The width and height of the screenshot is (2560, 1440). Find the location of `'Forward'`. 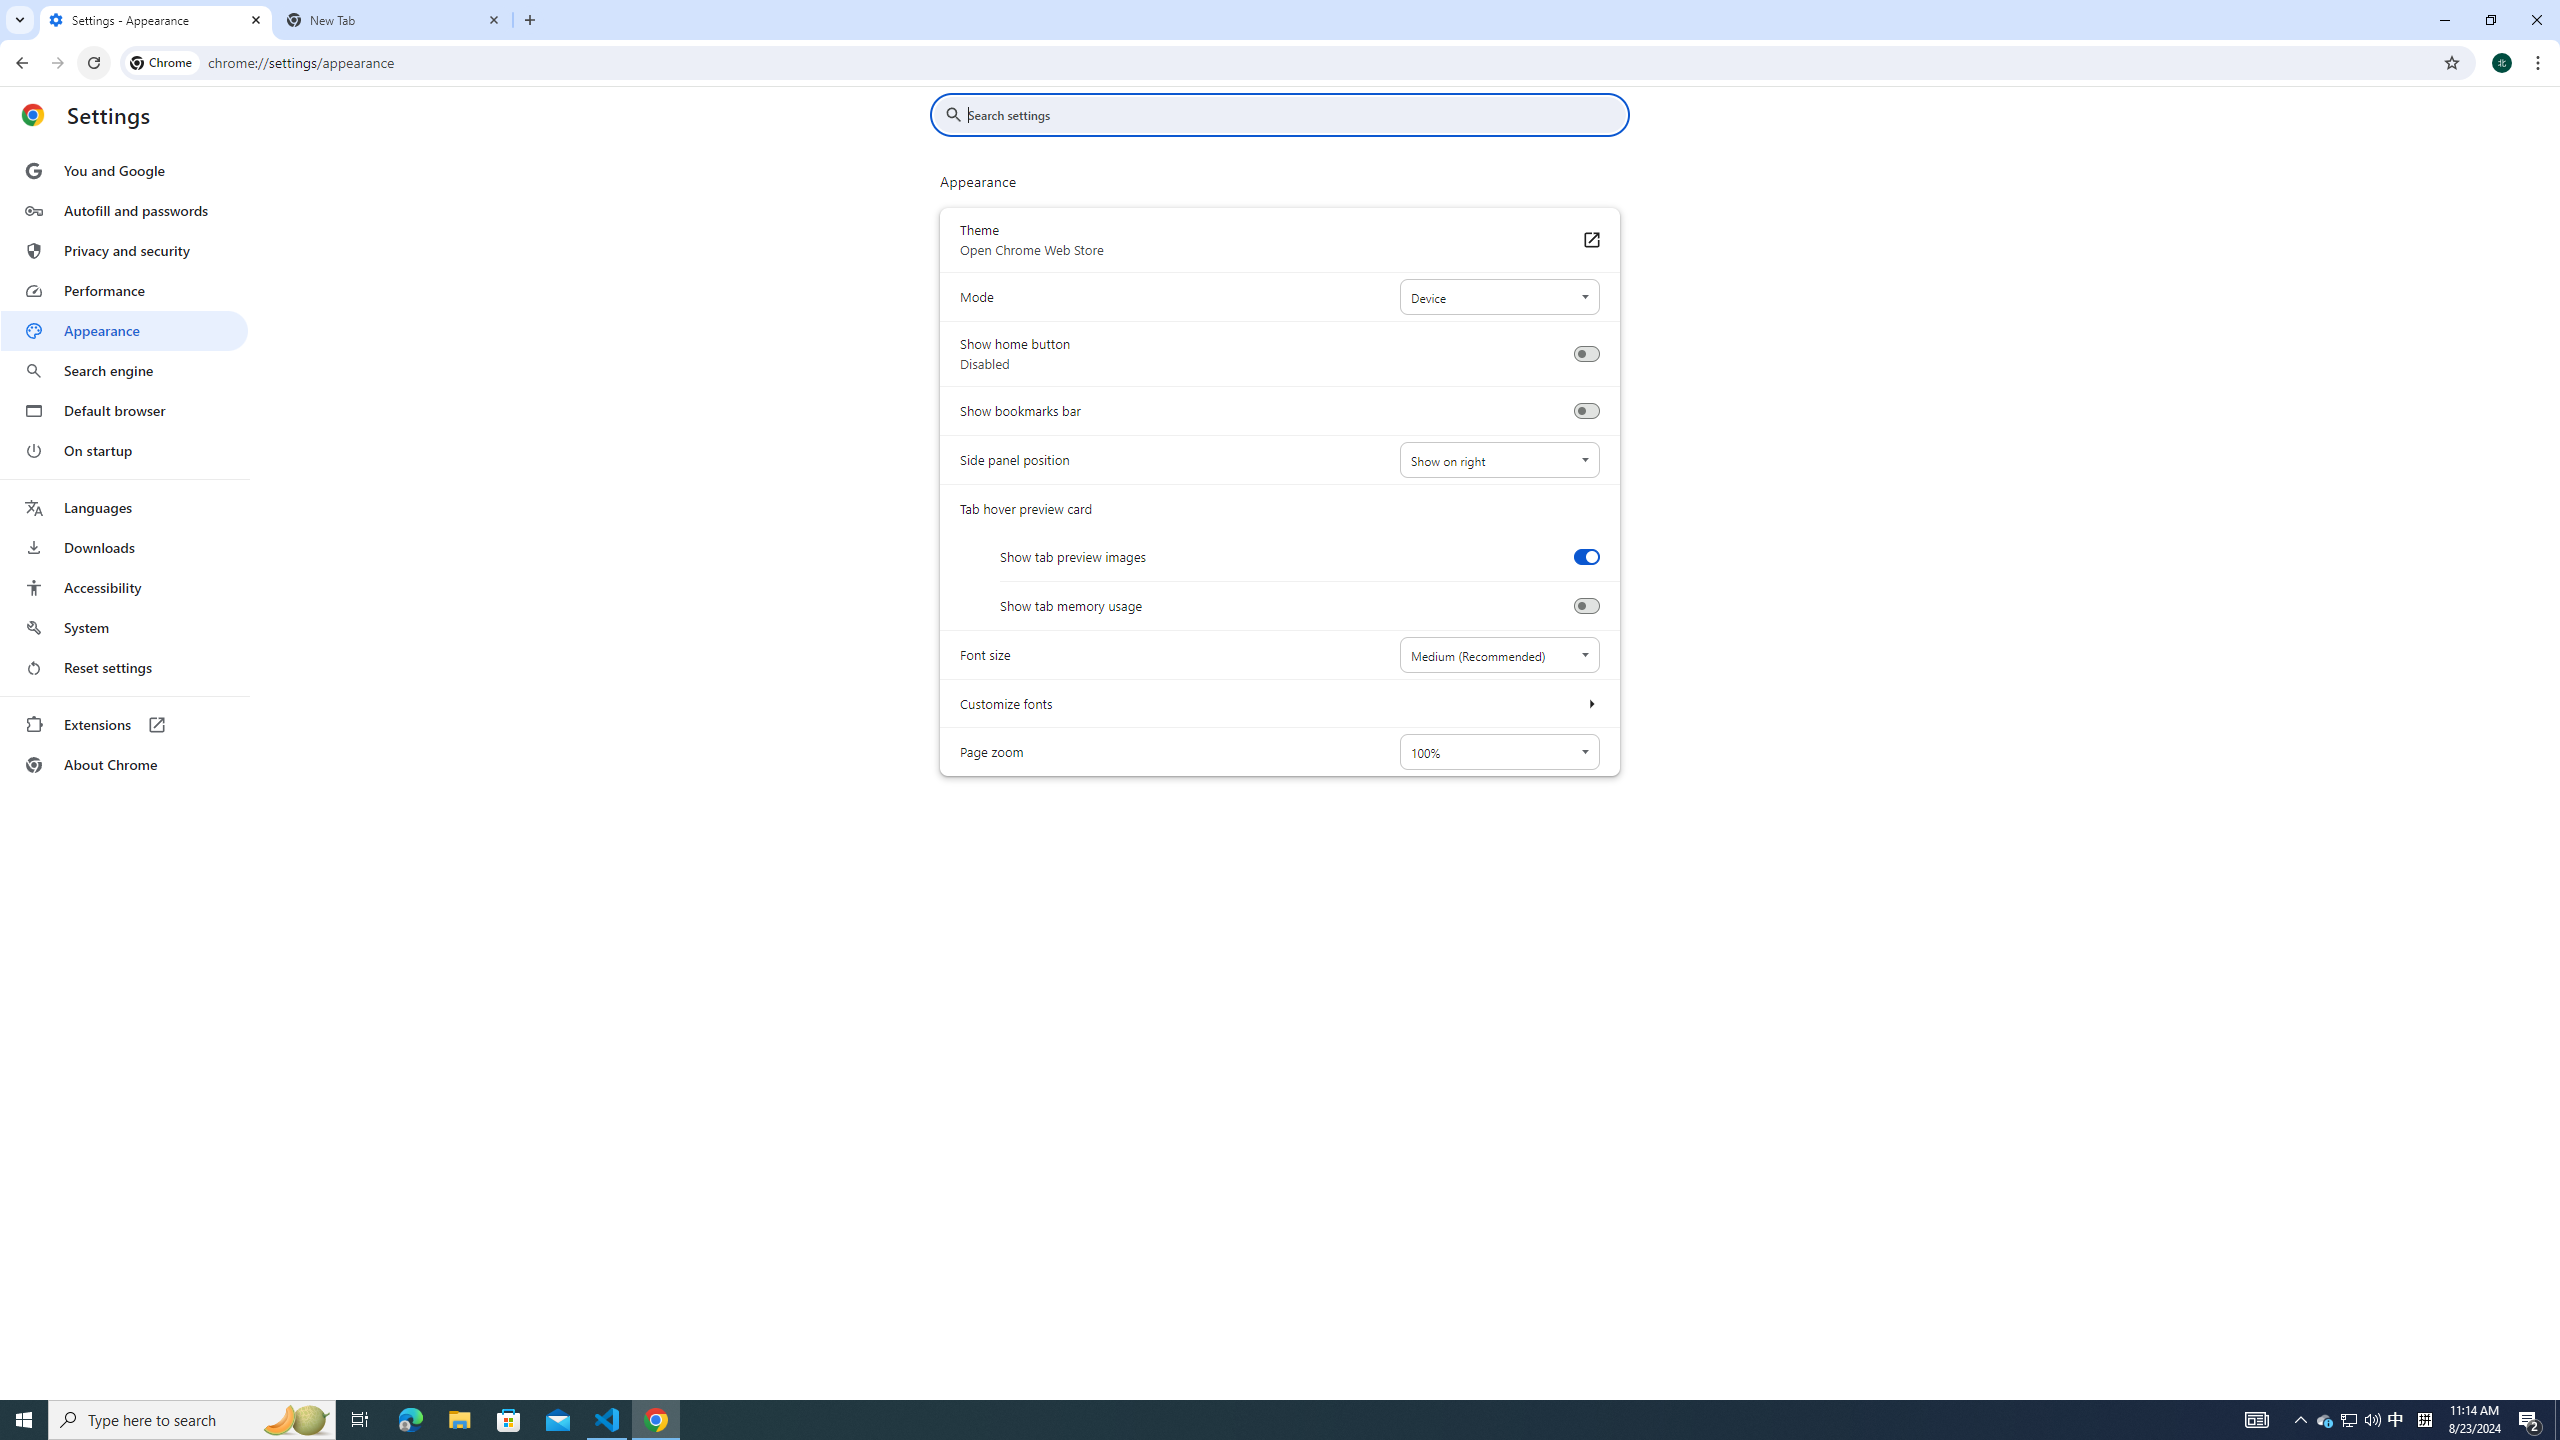

'Forward' is located at coordinates (57, 62).